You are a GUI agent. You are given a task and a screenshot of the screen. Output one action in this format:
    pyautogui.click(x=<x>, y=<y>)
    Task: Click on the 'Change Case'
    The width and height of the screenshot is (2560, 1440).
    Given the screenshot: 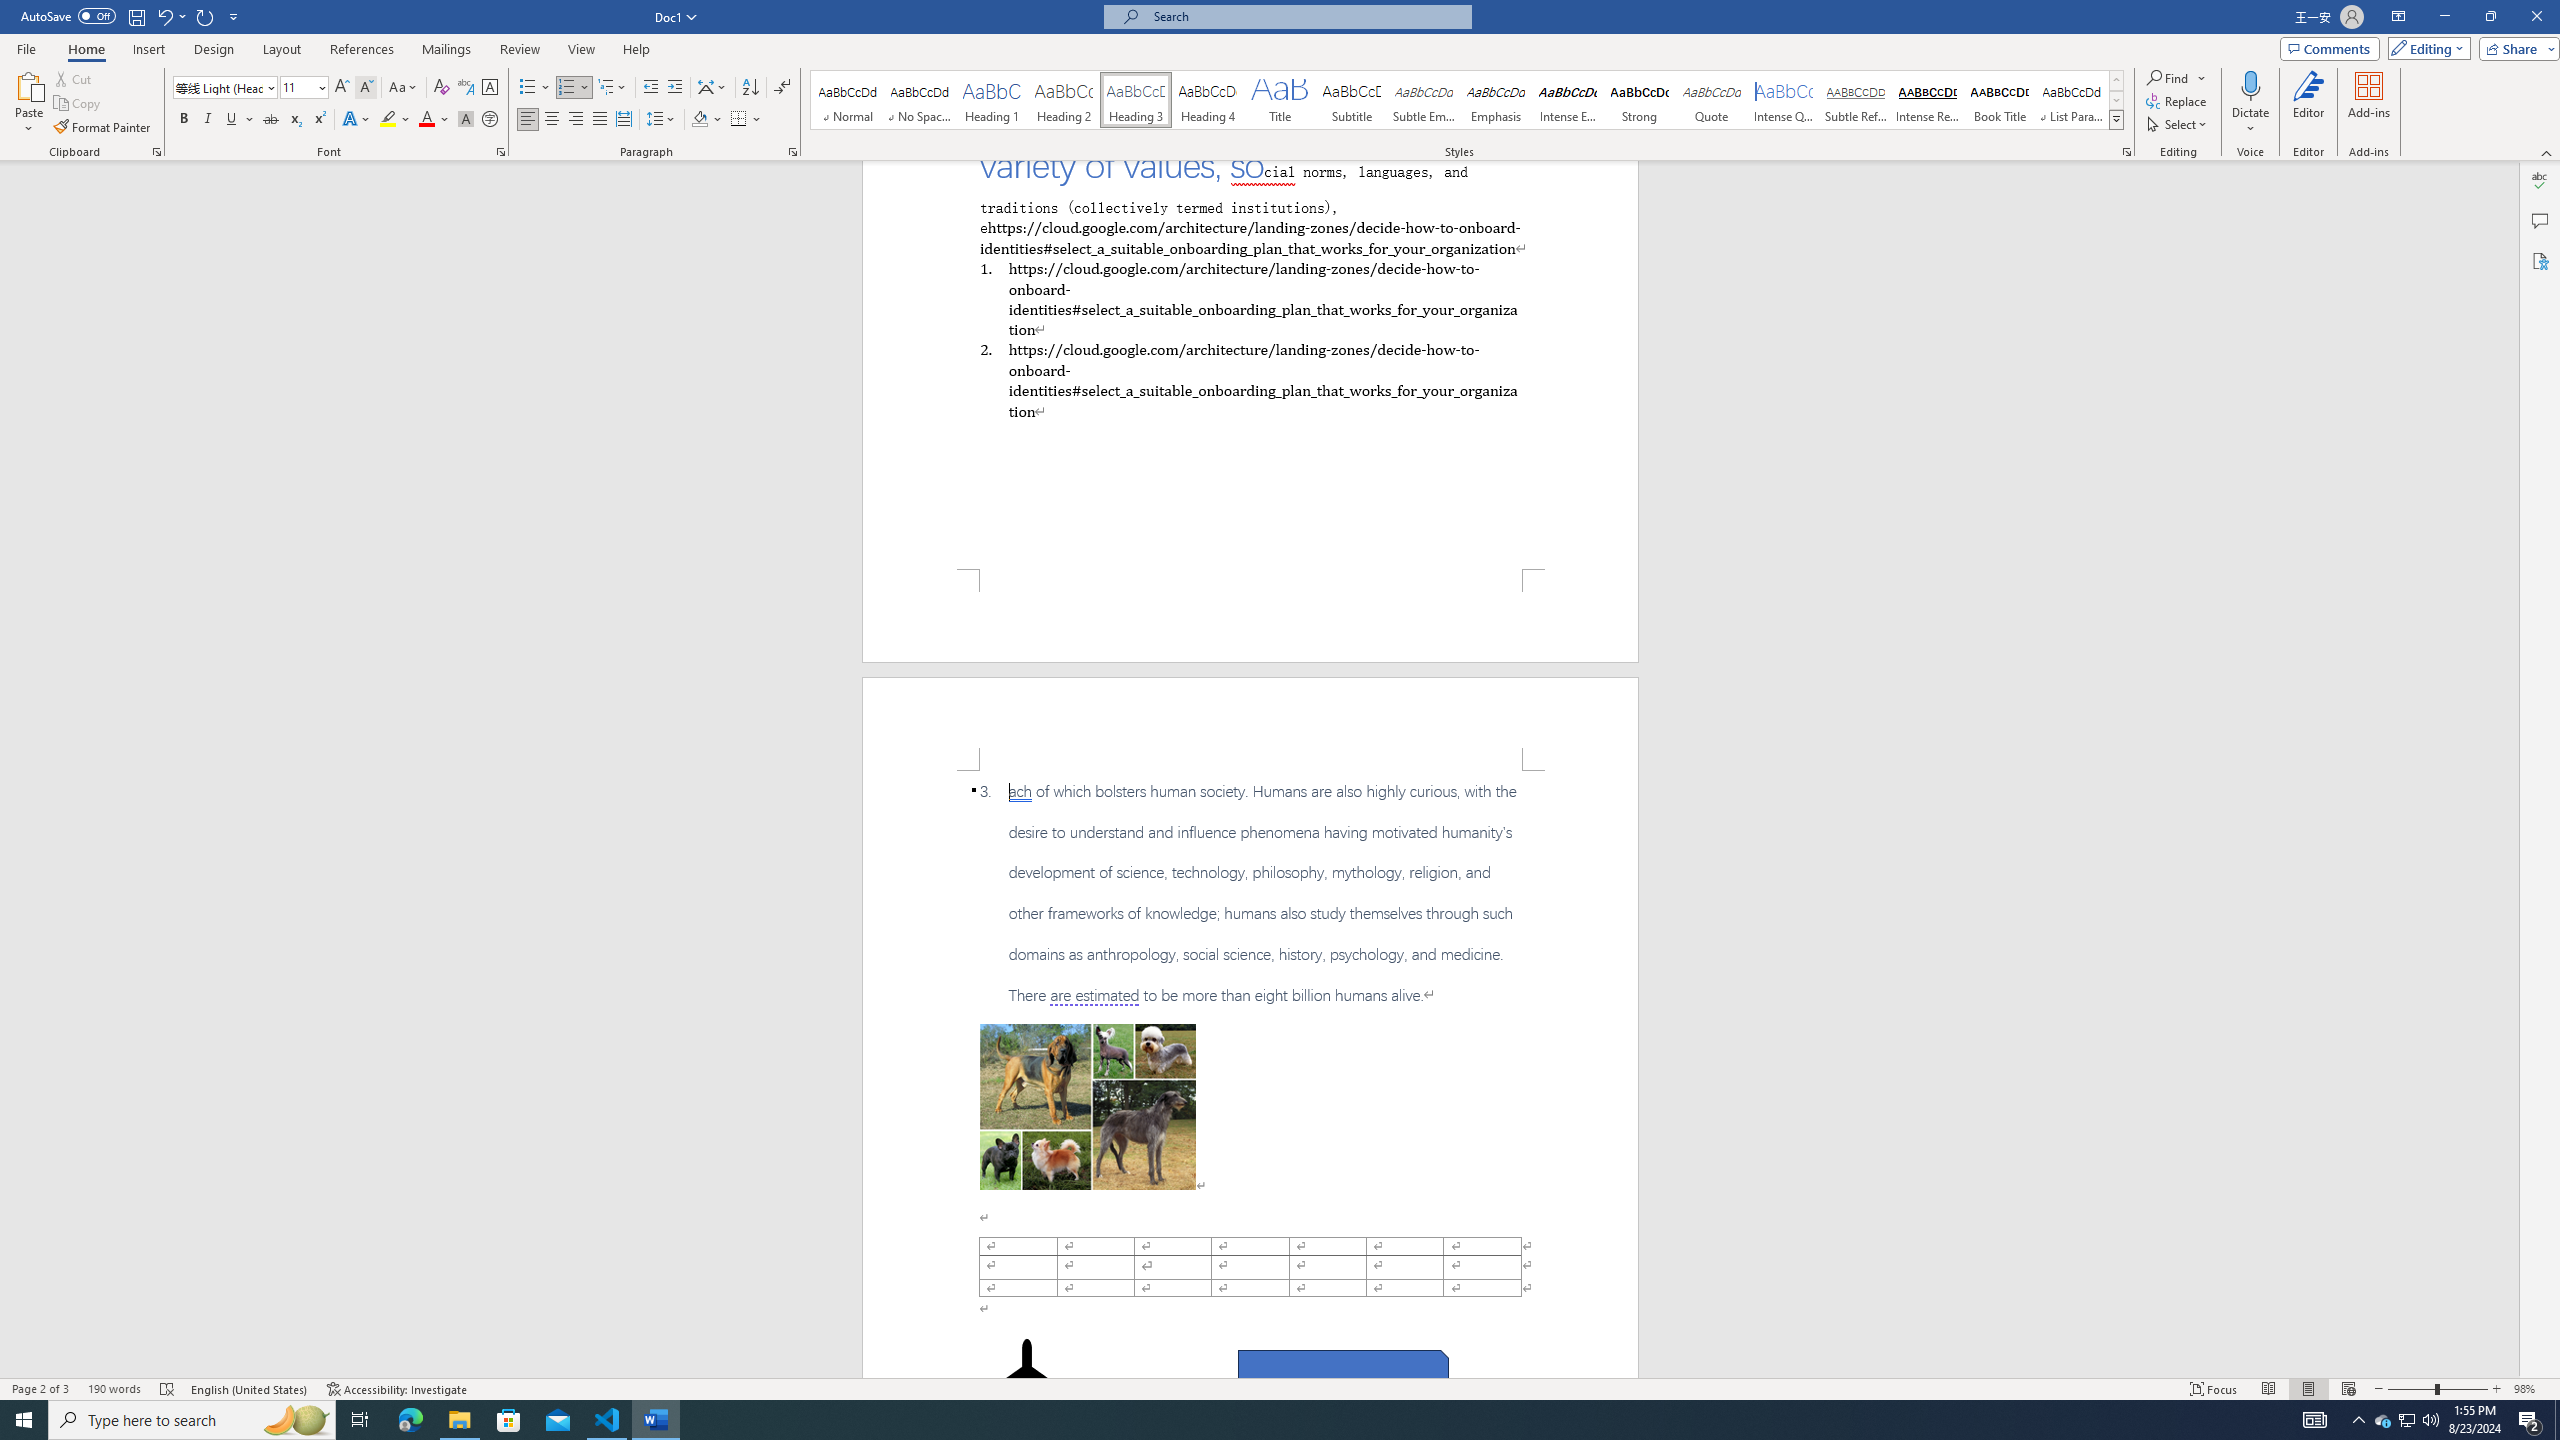 What is the action you would take?
    pyautogui.click(x=403, y=87)
    